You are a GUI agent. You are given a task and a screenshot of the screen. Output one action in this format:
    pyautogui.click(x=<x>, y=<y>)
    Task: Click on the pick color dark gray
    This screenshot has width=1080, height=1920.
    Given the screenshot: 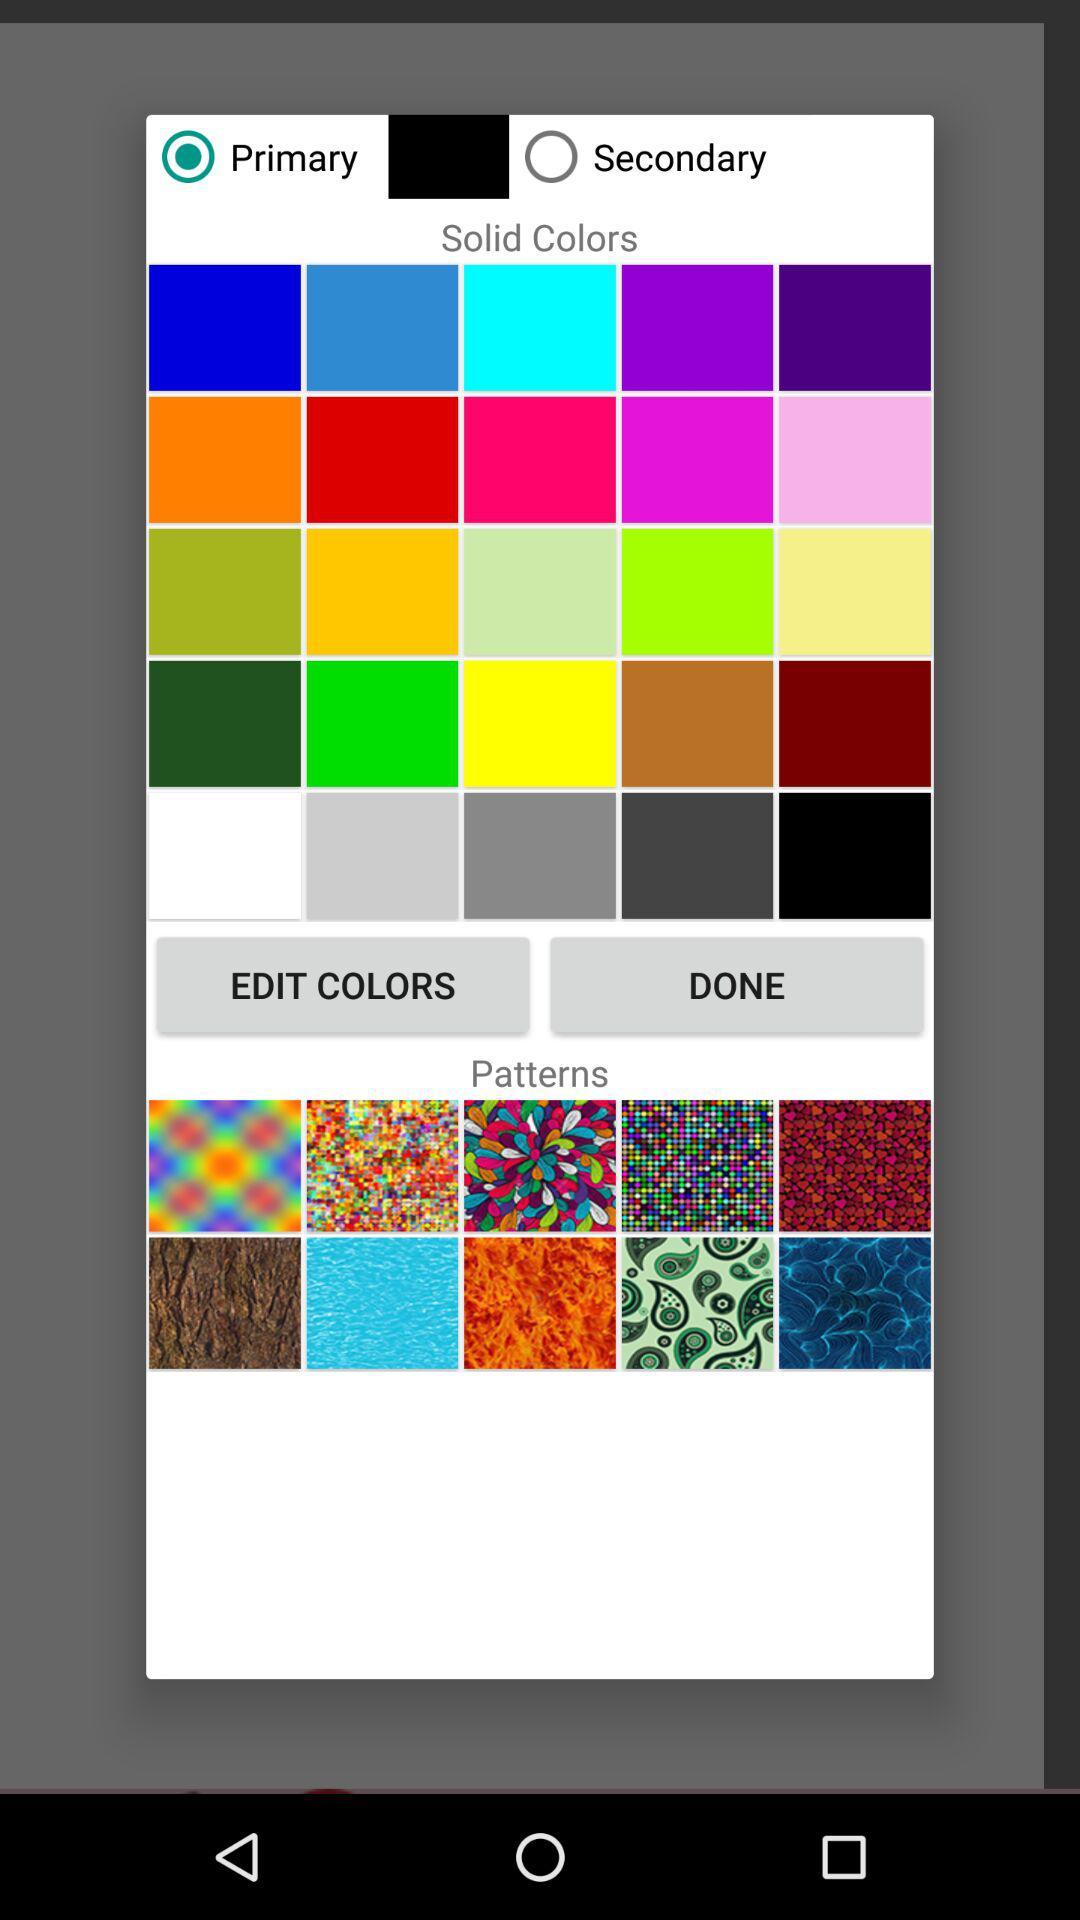 What is the action you would take?
    pyautogui.click(x=696, y=855)
    